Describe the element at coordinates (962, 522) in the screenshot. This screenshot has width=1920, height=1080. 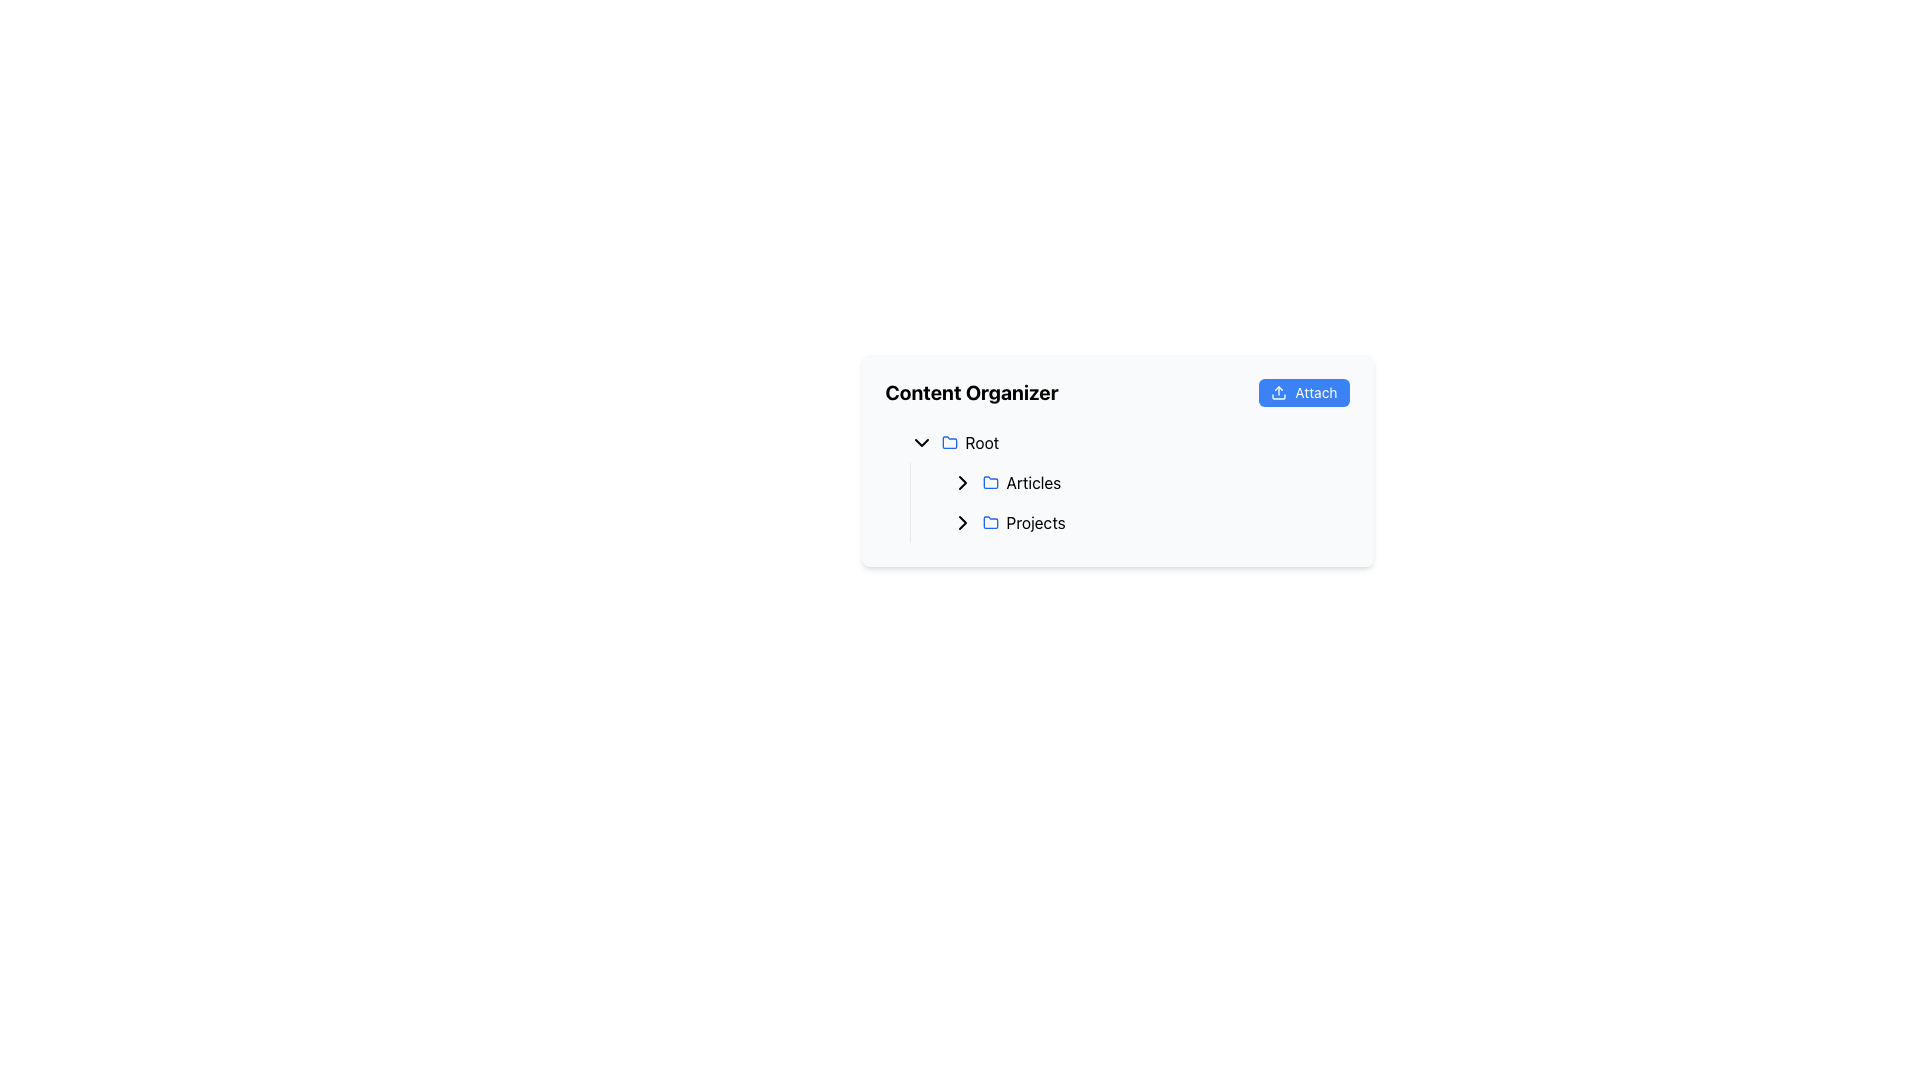
I see `the Chevron Expand/Collapse Icon located to the left of the 'Projects' label` at that location.